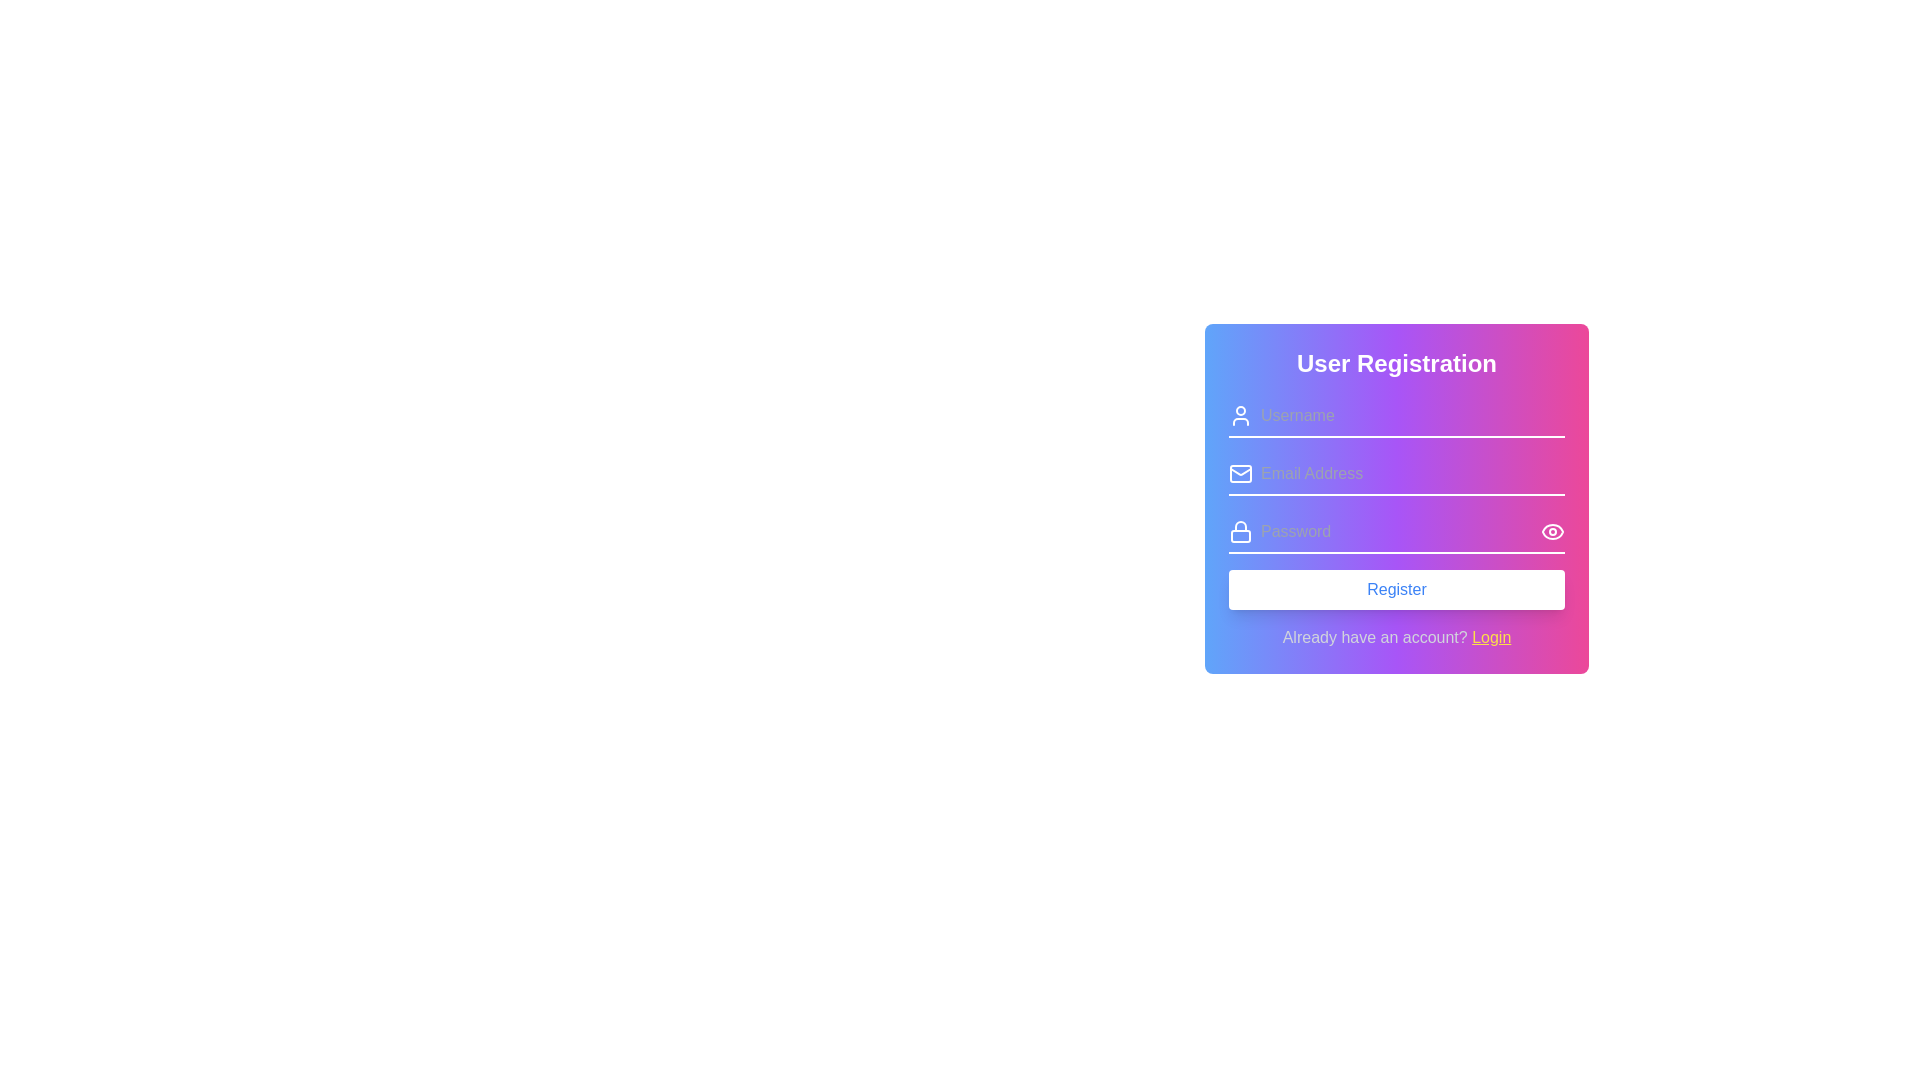  Describe the element at coordinates (1395, 543) in the screenshot. I see `the input field in the User Registration modal form to enter text for Username, Email Address, or Password` at that location.